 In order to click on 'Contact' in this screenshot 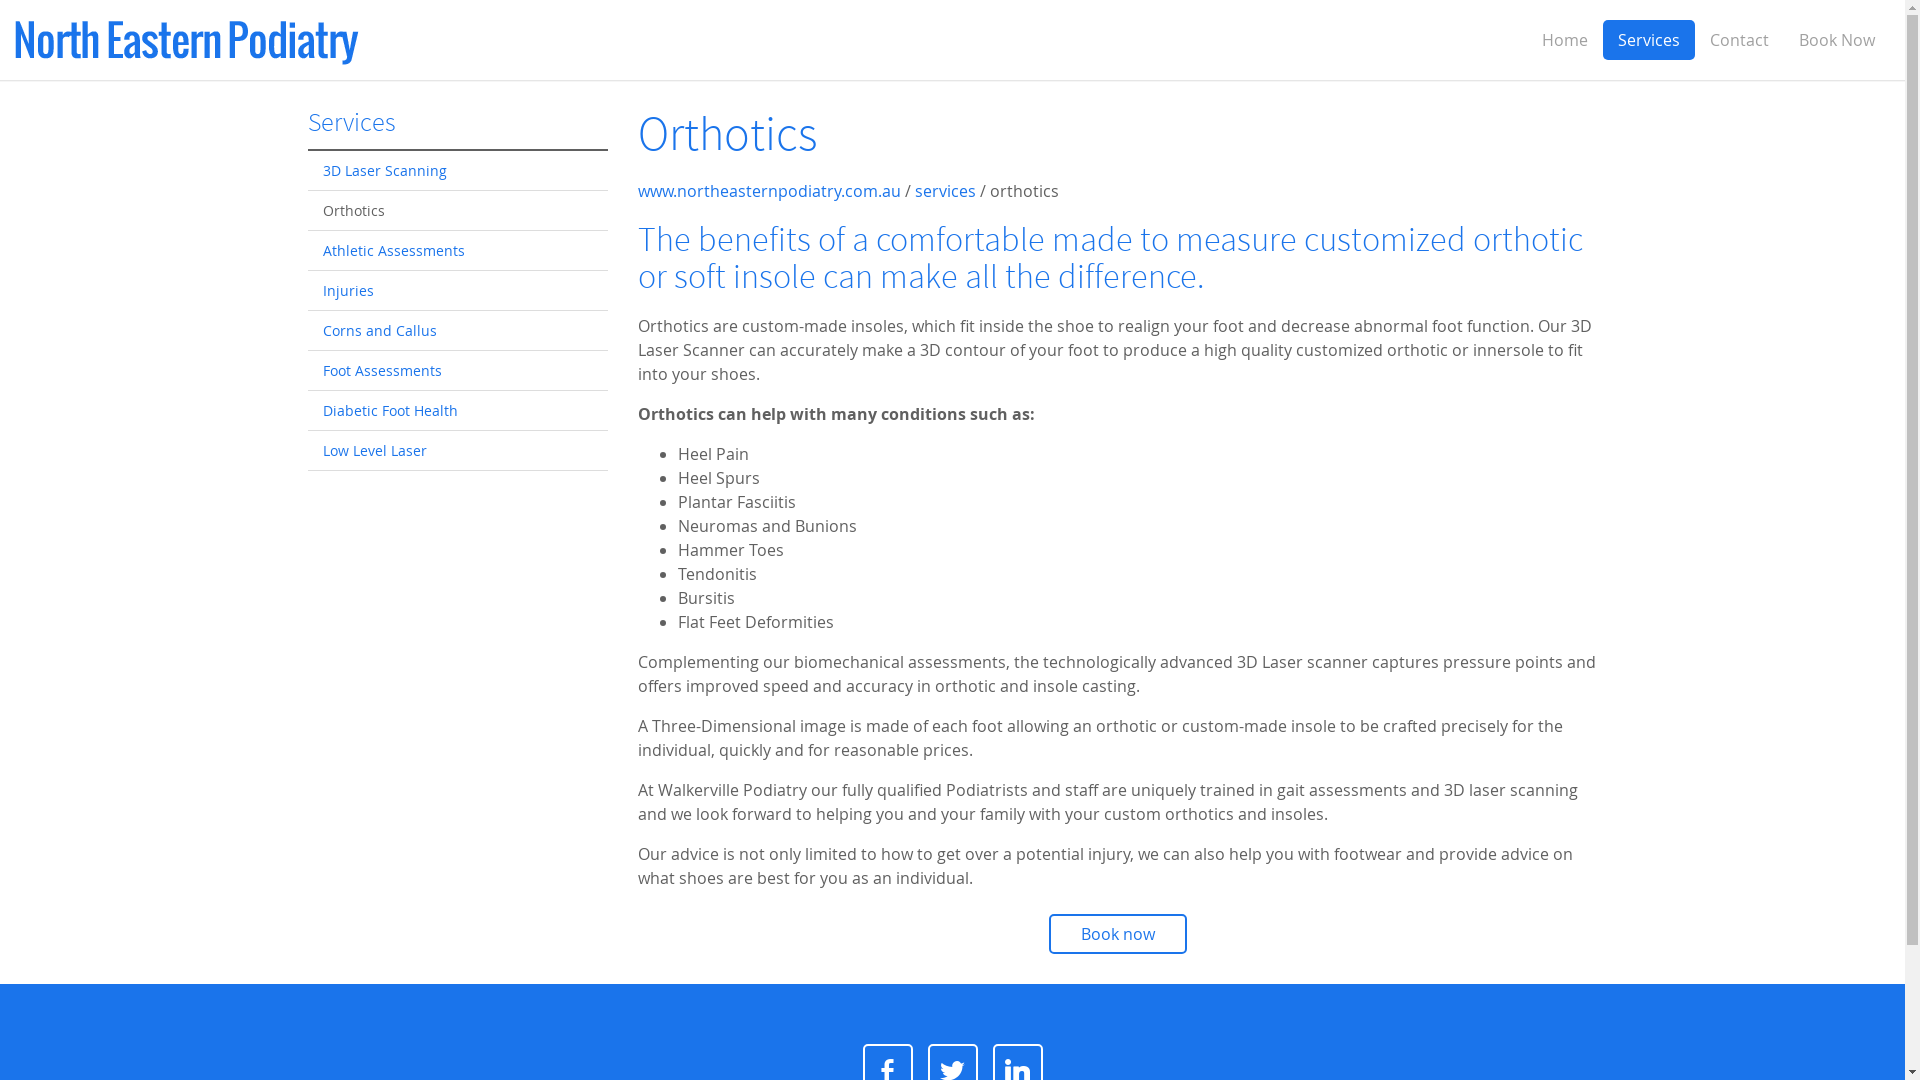, I will do `click(1738, 39)`.